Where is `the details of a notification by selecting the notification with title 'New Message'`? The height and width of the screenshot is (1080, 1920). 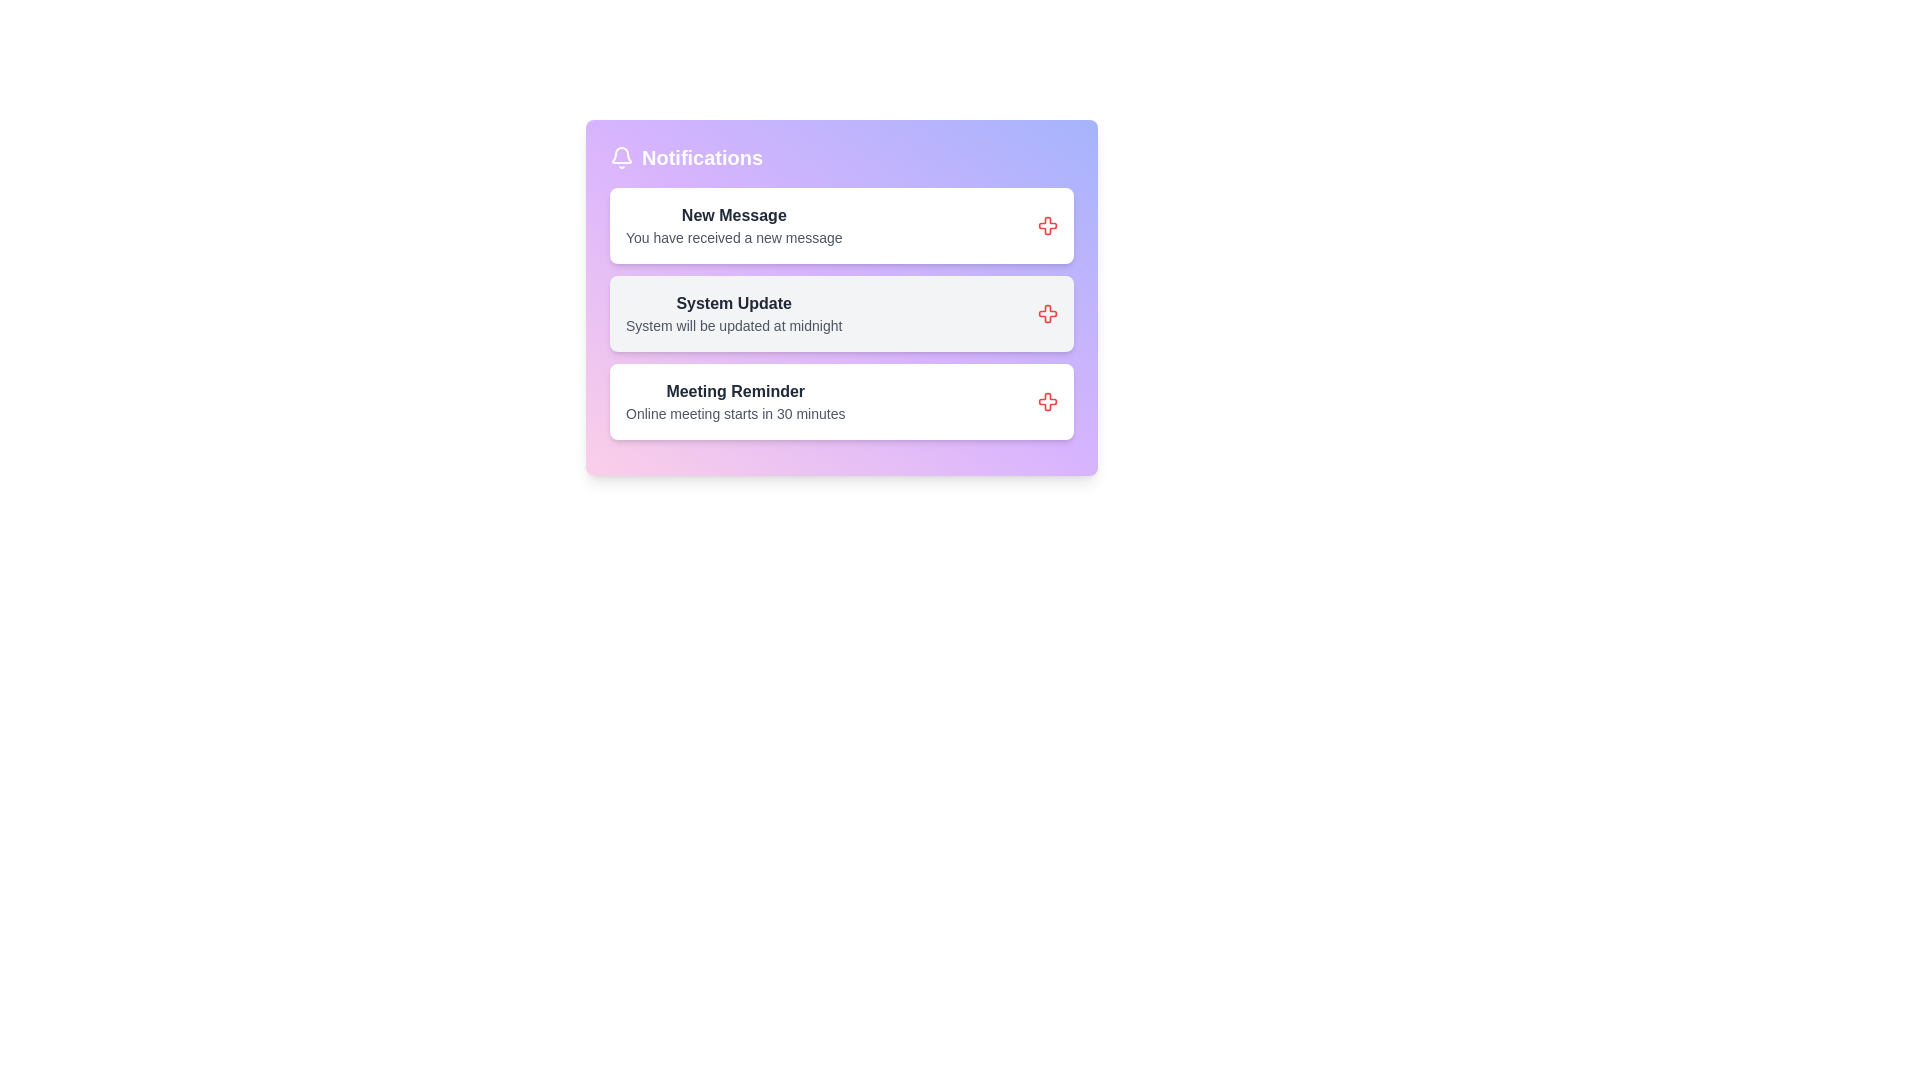
the details of a notification by selecting the notification with title 'New Message' is located at coordinates (733, 225).